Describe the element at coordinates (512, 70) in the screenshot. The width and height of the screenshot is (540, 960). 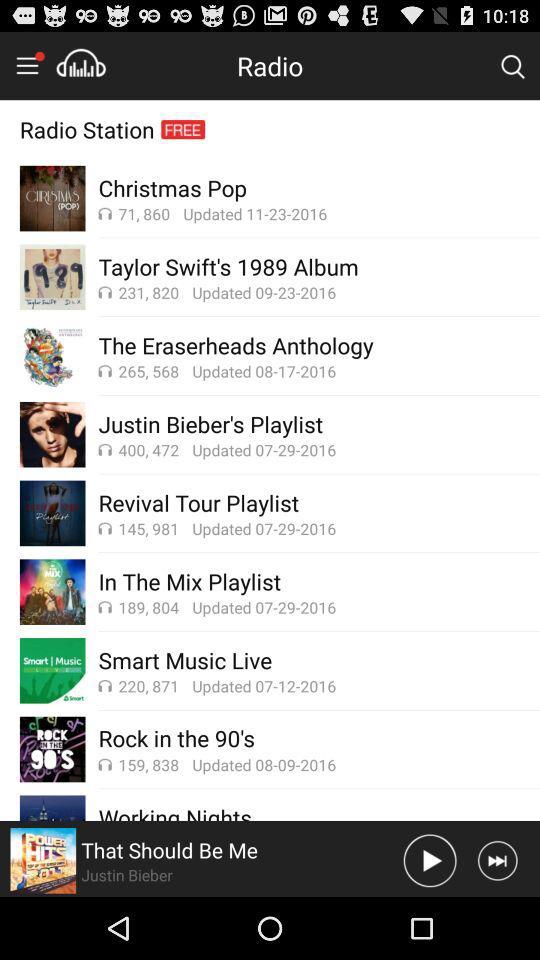
I see `the search icon` at that location.